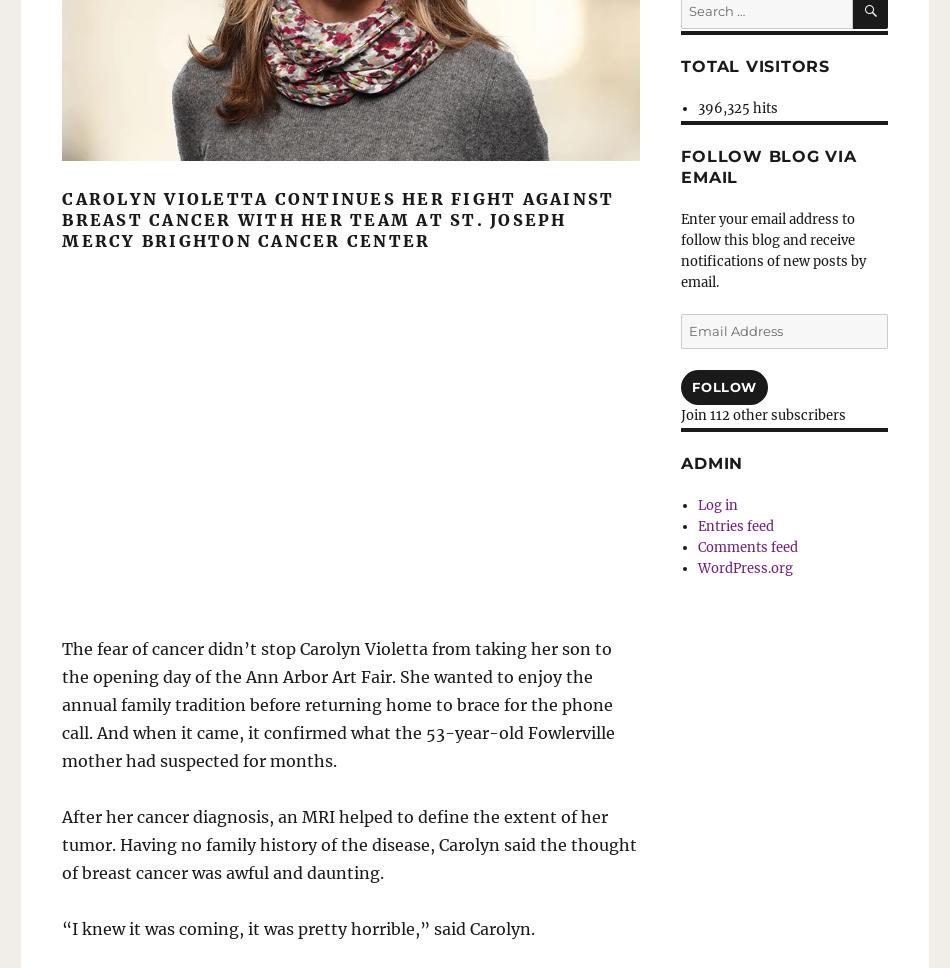 The image size is (950, 968). Describe the element at coordinates (762, 414) in the screenshot. I see `'Join 112 other subscribers'` at that location.